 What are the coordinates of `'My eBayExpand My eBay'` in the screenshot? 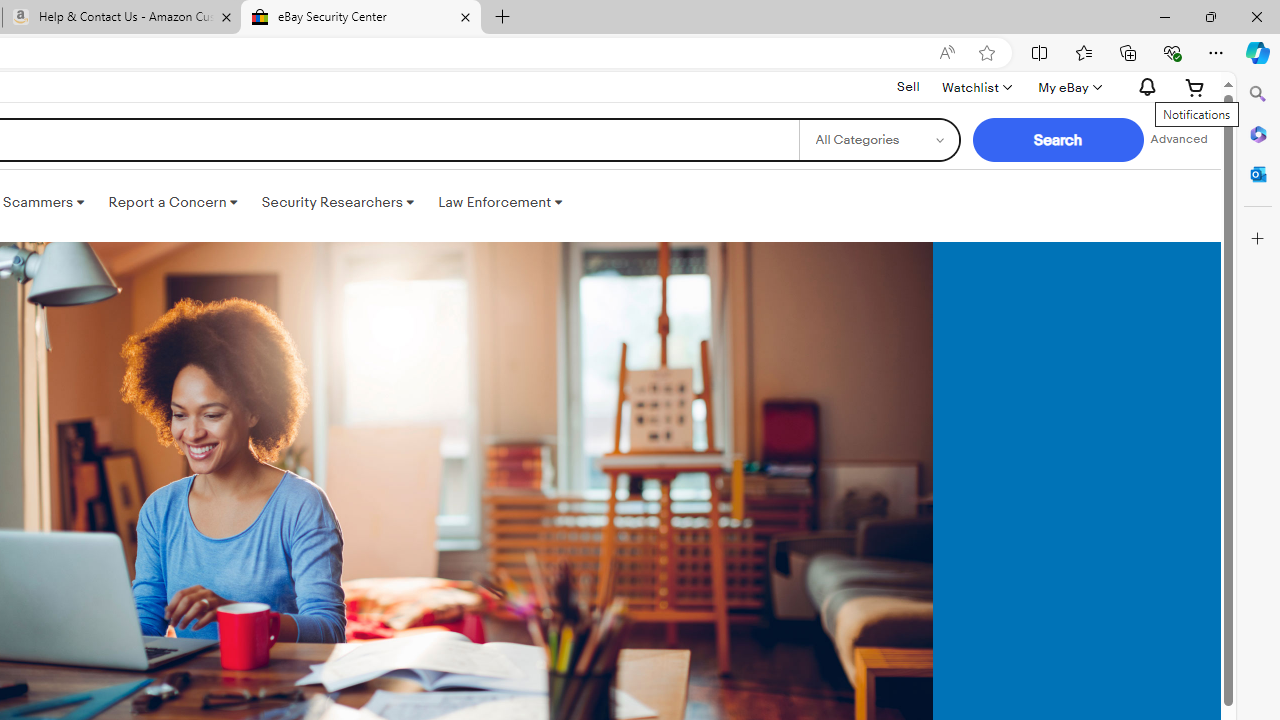 It's located at (1067, 86).